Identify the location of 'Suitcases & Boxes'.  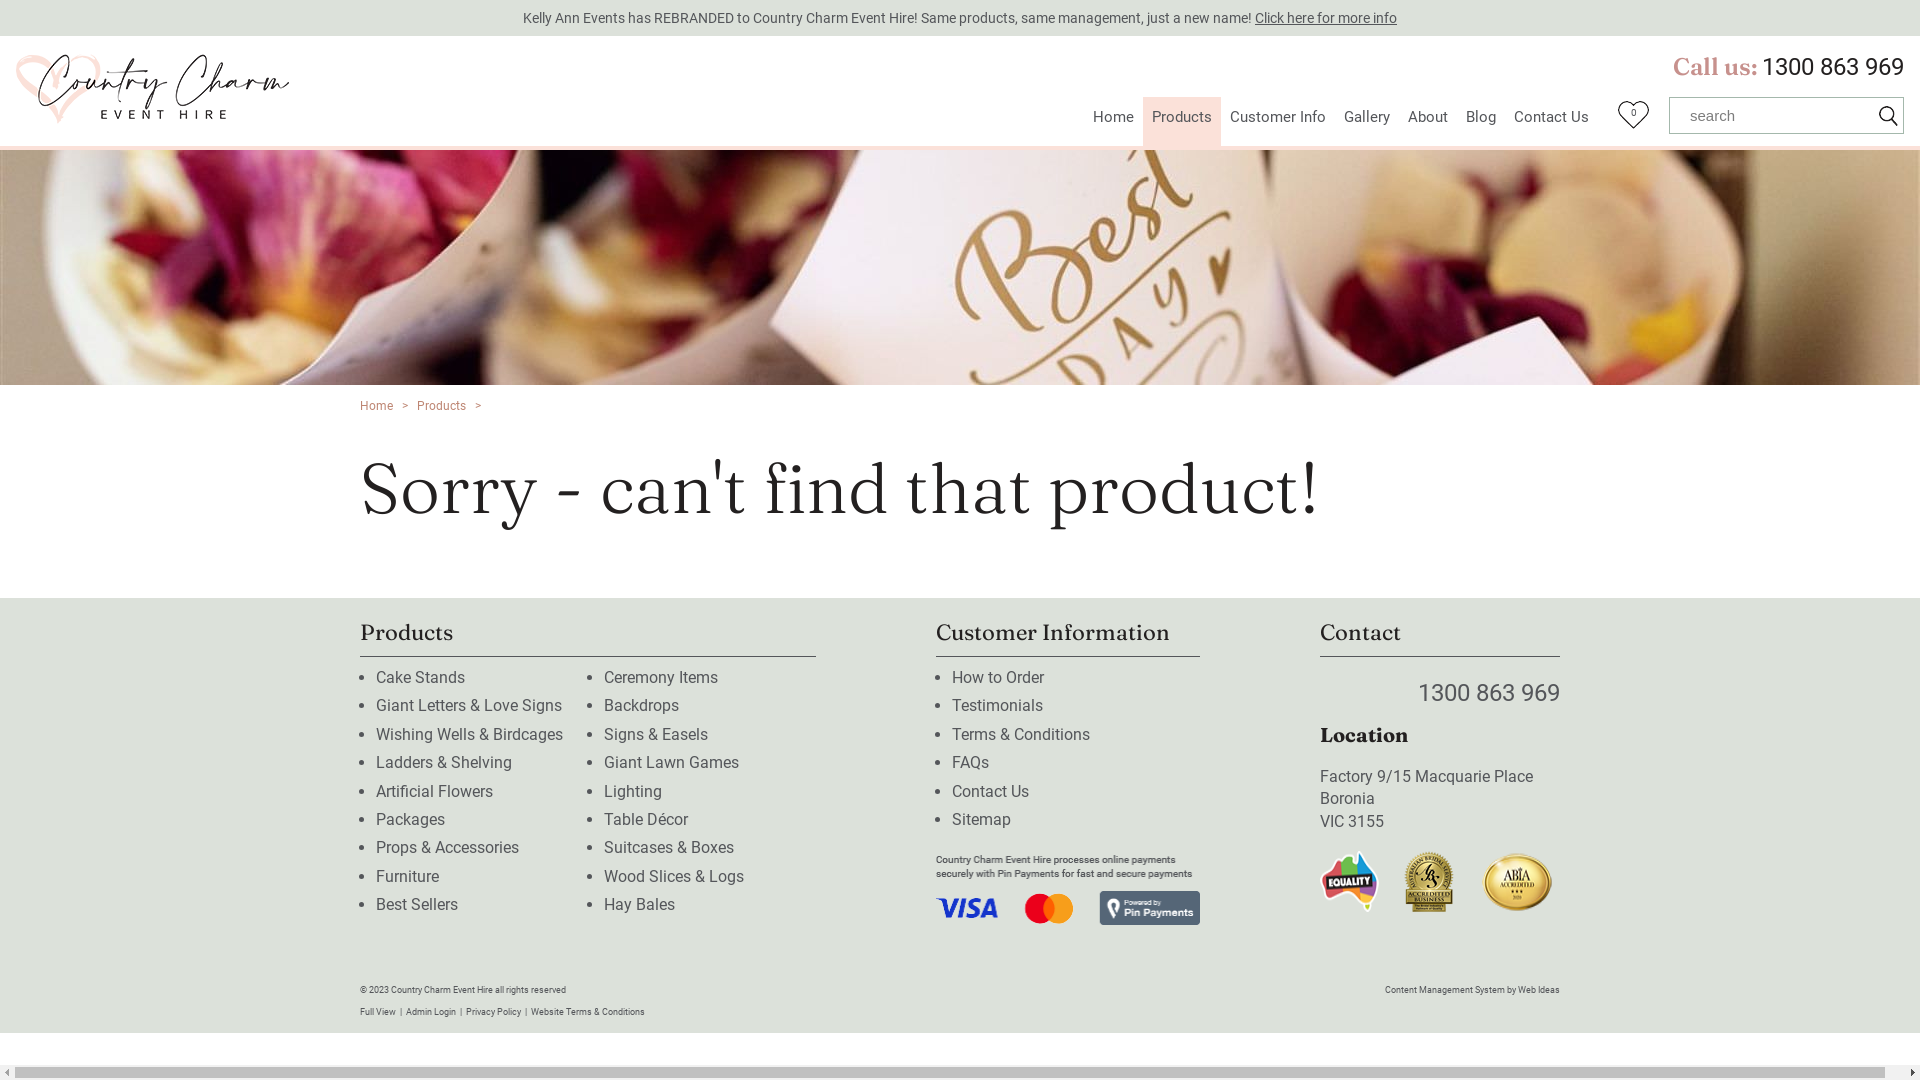
(603, 847).